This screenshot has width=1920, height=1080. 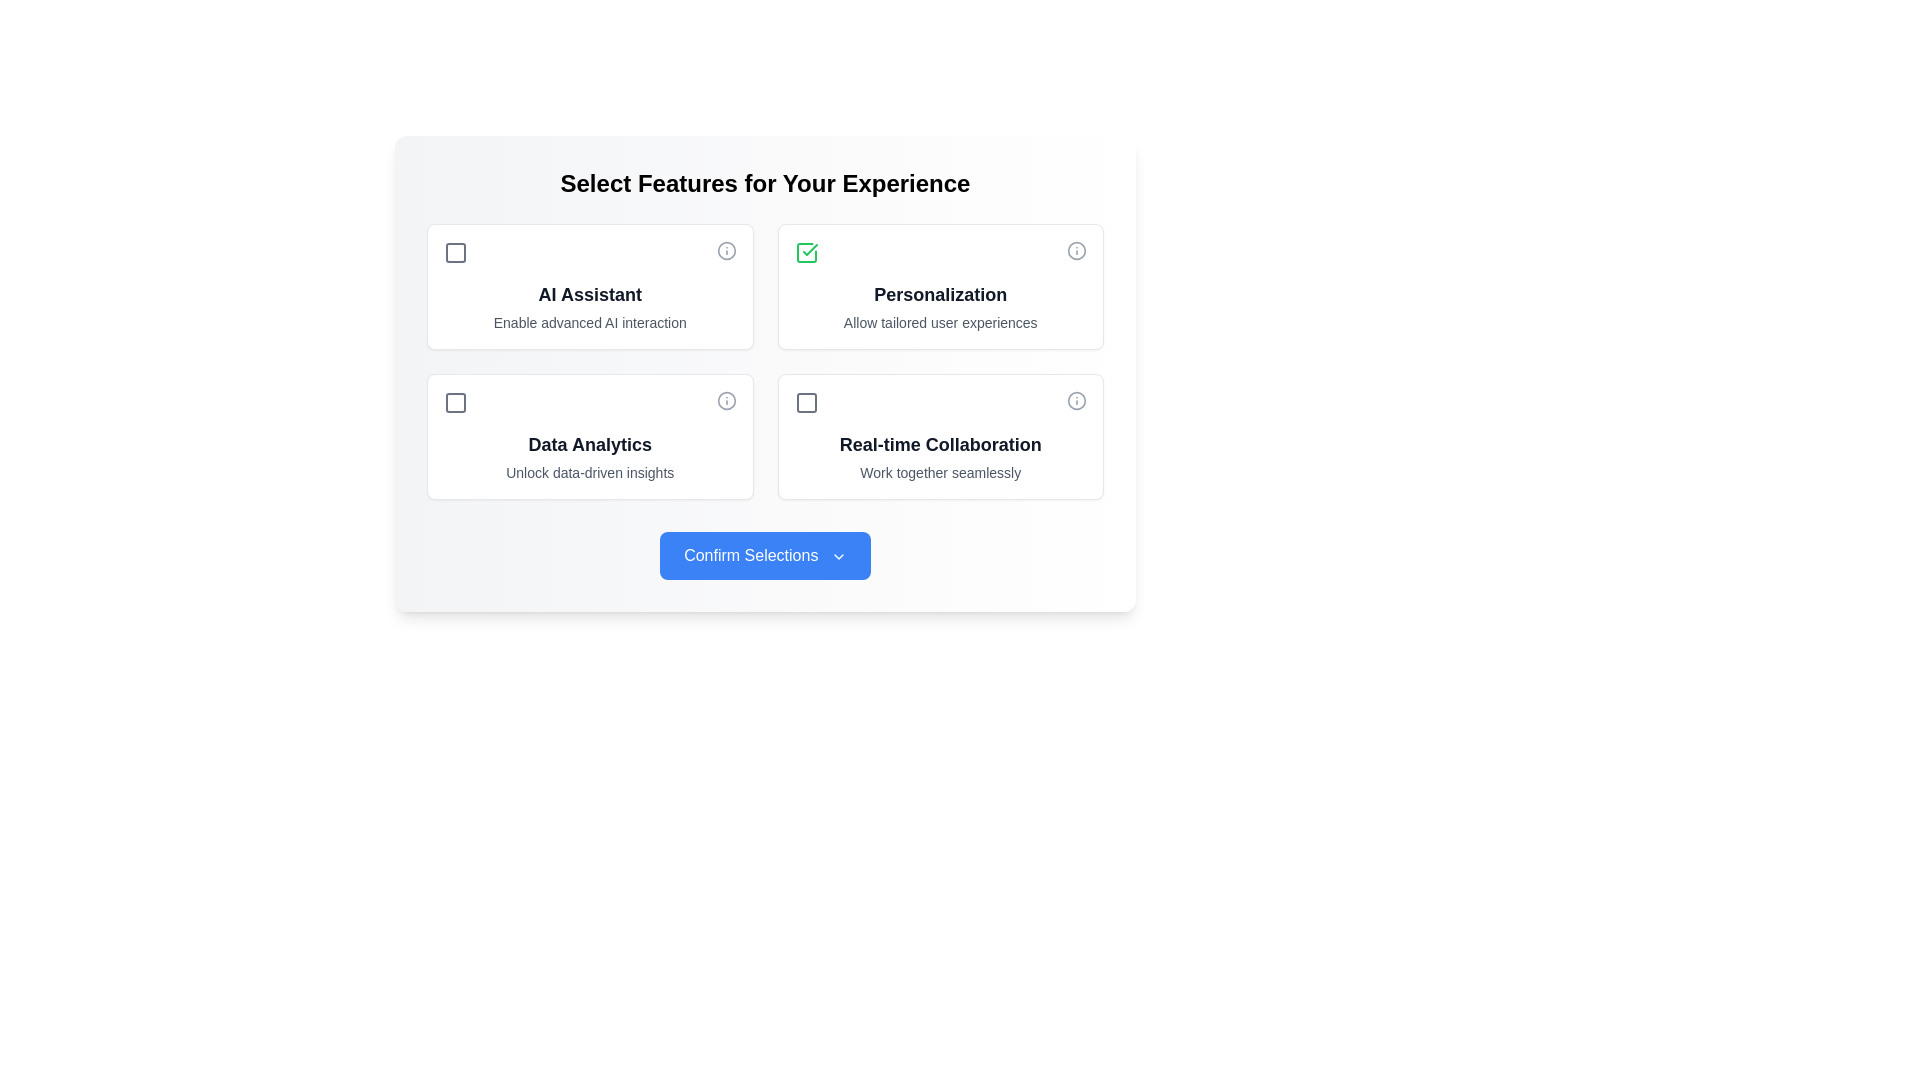 What do you see at coordinates (939, 307) in the screenshot?
I see `title 'Personalization' and subtitle 'Allow tailored user experiences' from the descriptive label element located in the top-right quadrant under 'Select Features for Your Experience'` at bounding box center [939, 307].